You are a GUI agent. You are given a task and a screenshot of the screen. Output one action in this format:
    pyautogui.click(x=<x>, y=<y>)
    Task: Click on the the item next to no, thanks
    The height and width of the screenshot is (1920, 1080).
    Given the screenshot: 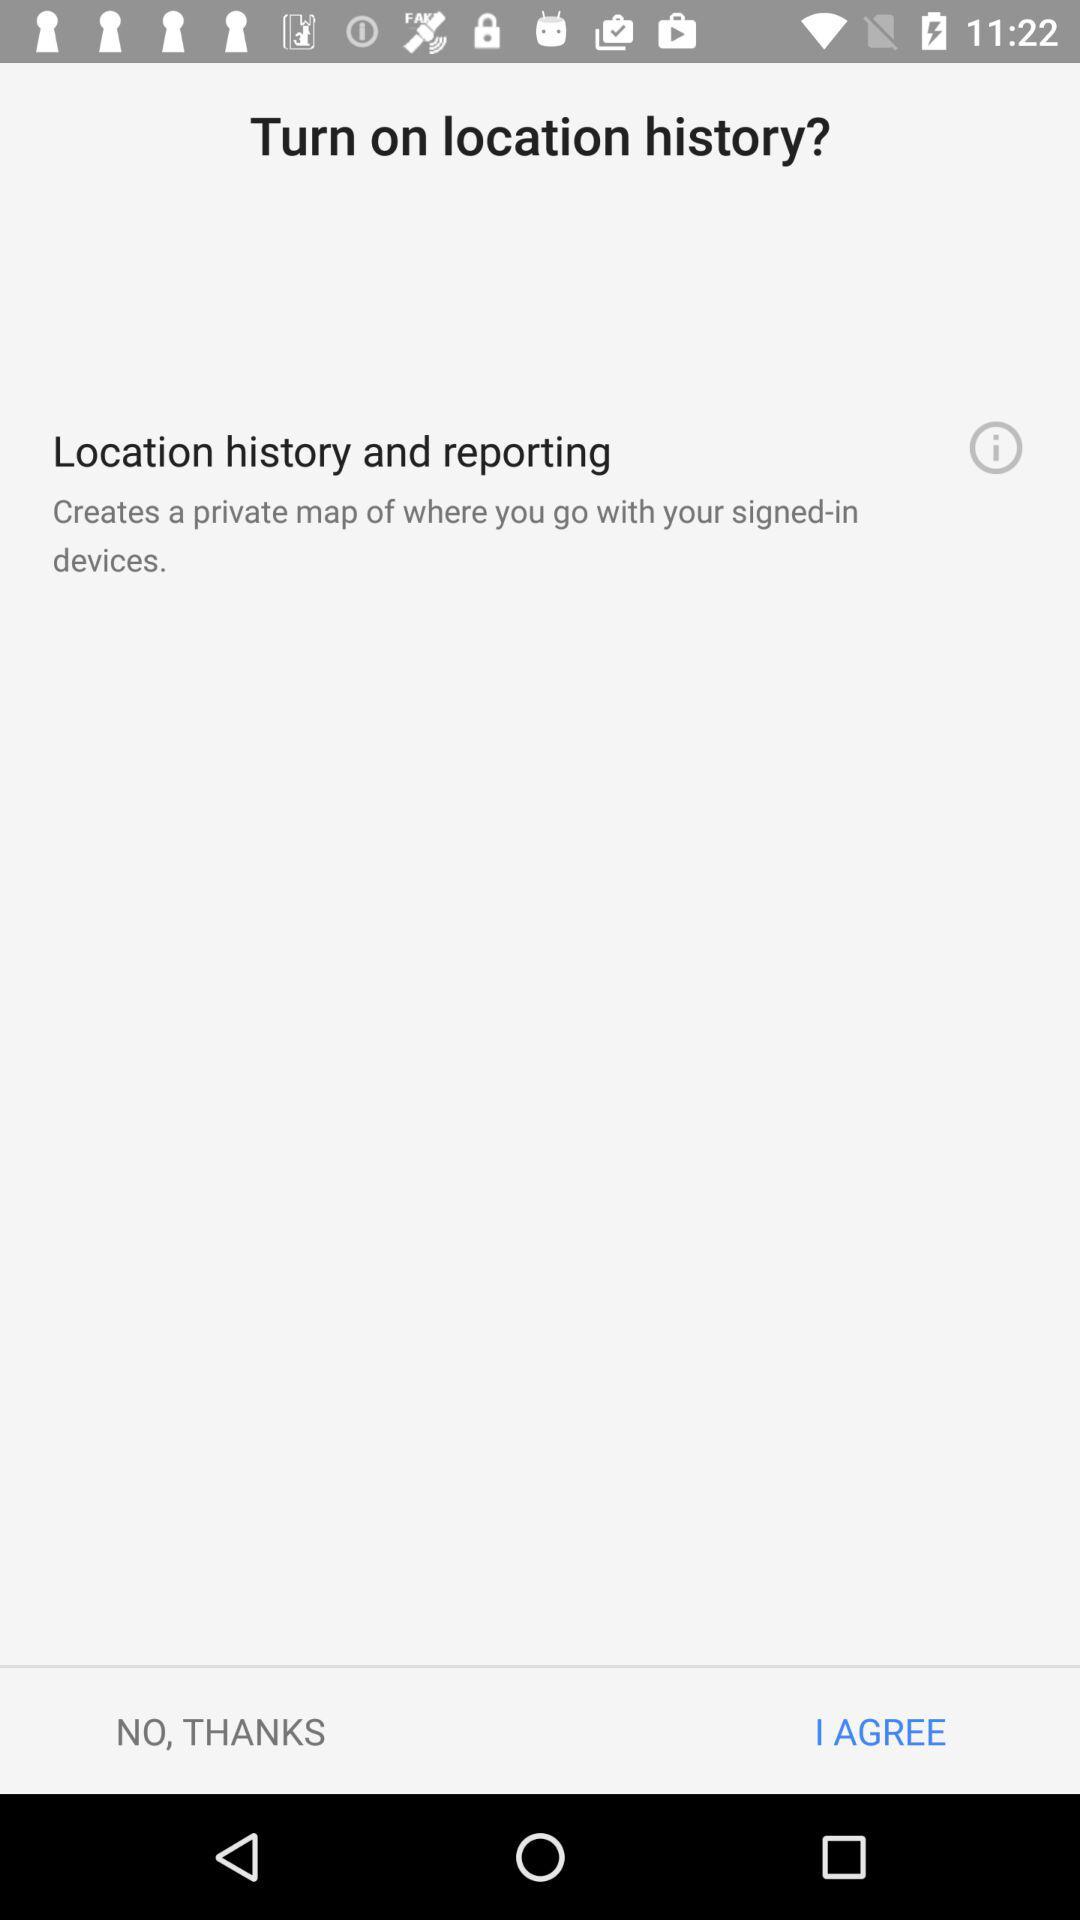 What is the action you would take?
    pyautogui.click(x=879, y=1730)
    